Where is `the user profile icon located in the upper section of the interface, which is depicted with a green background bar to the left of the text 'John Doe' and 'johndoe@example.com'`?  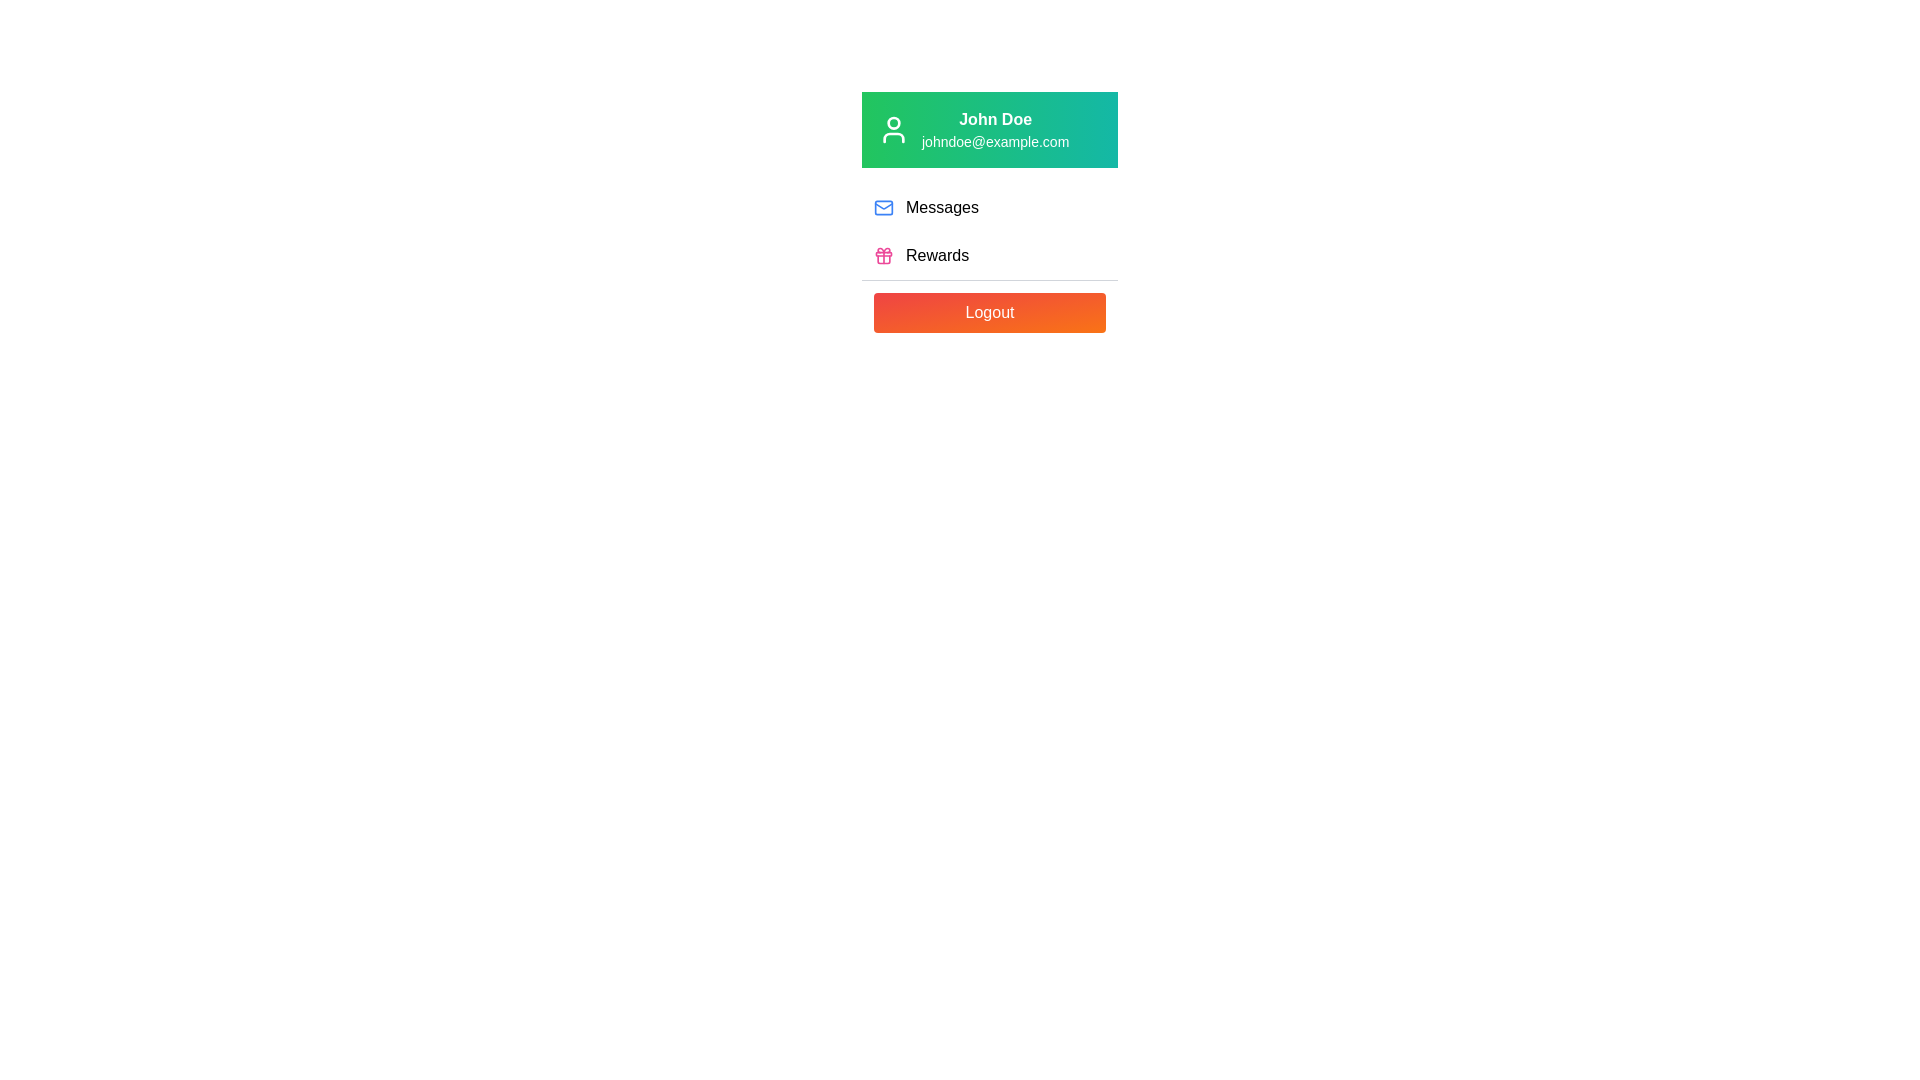 the user profile icon located in the upper section of the interface, which is depicted with a green background bar to the left of the text 'John Doe' and 'johndoe@example.com' is located at coordinates (892, 130).